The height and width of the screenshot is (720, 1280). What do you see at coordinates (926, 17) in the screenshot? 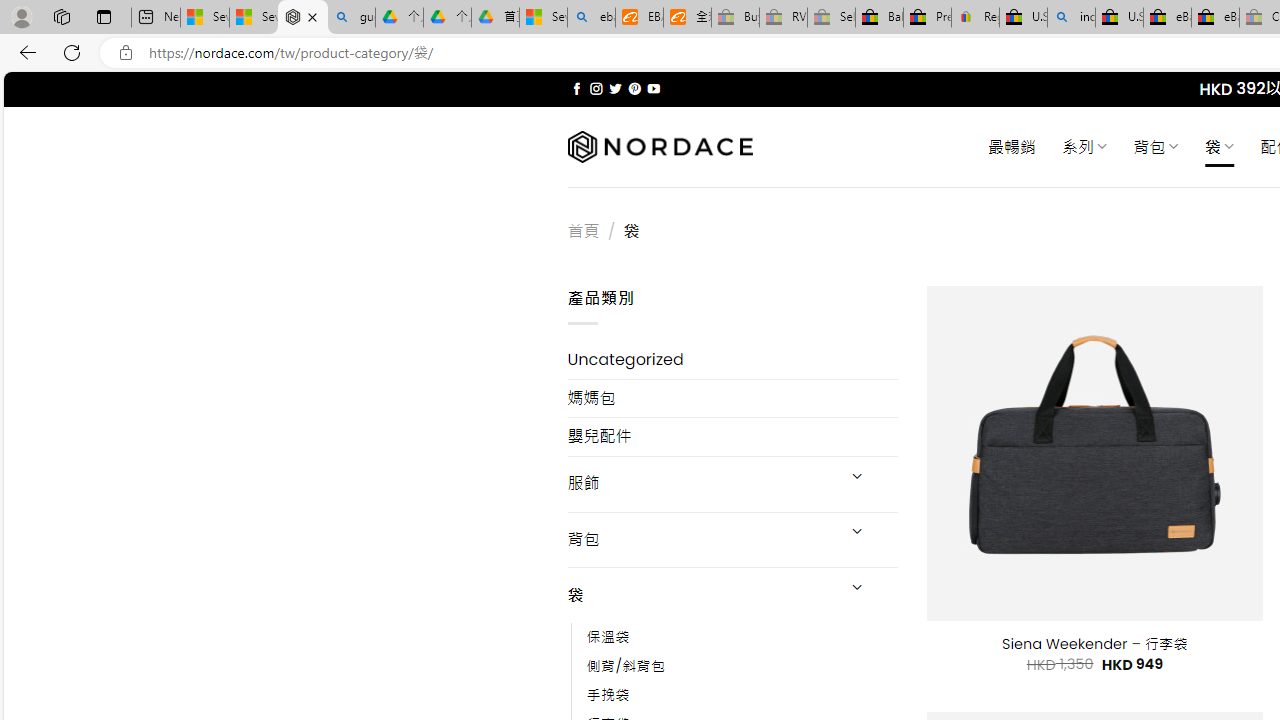
I see `'Press Room - eBay Inc.'` at bounding box center [926, 17].